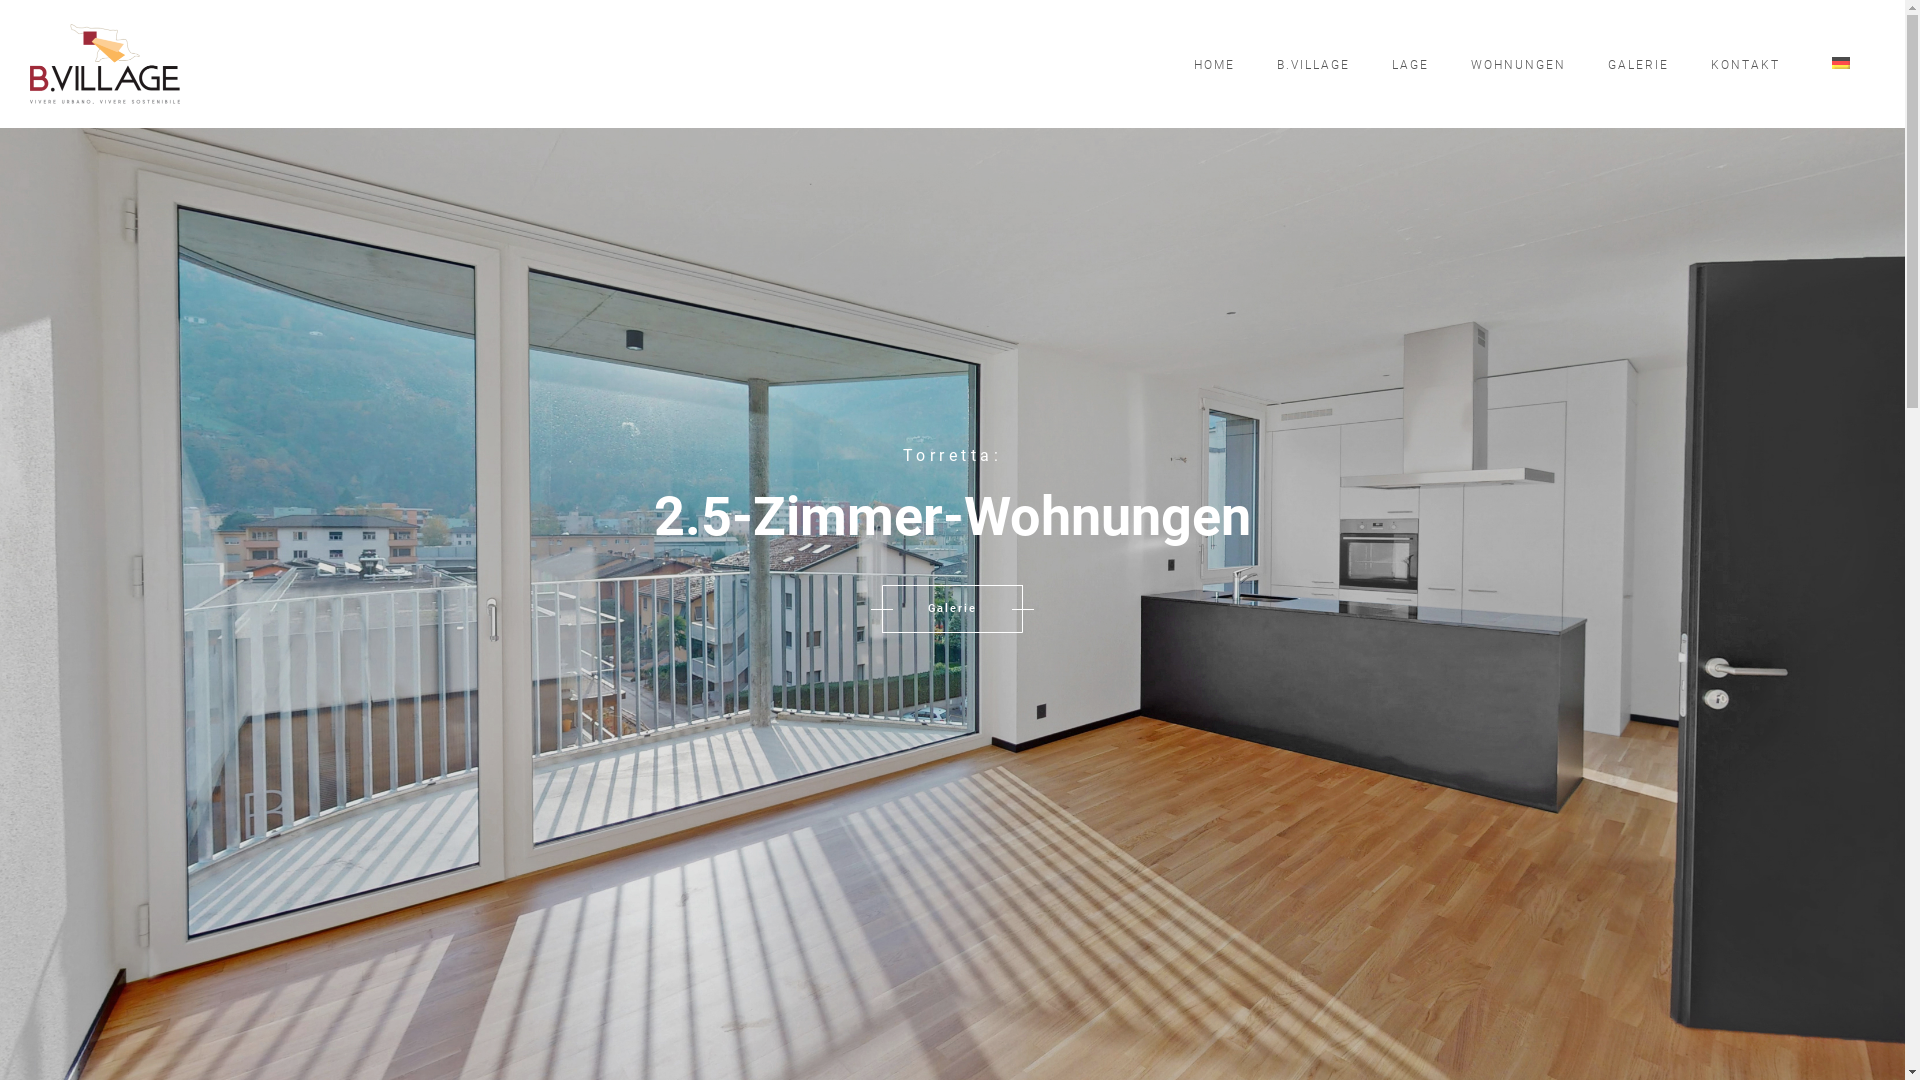 The image size is (1920, 1080). I want to click on 'Deutsch', so click(1840, 61).